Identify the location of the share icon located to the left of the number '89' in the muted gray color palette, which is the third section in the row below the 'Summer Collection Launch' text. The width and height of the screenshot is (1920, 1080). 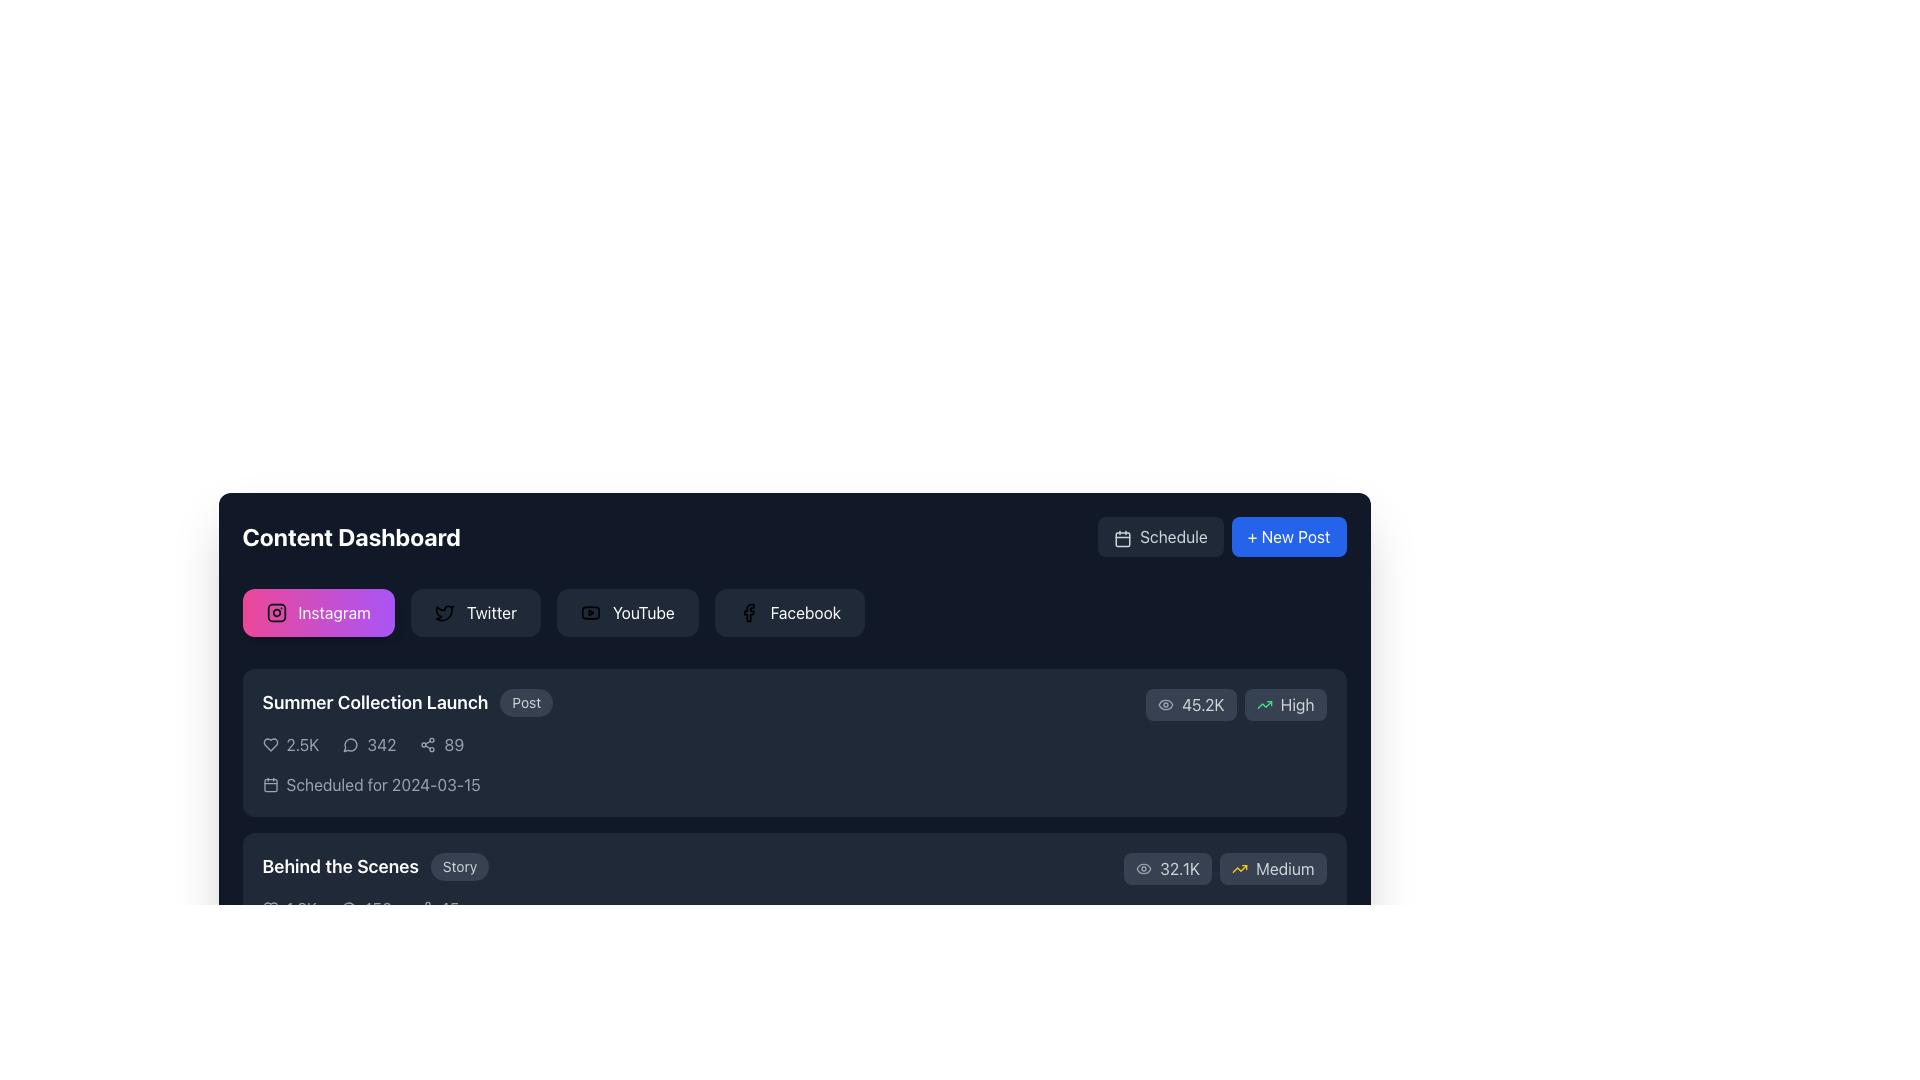
(441, 744).